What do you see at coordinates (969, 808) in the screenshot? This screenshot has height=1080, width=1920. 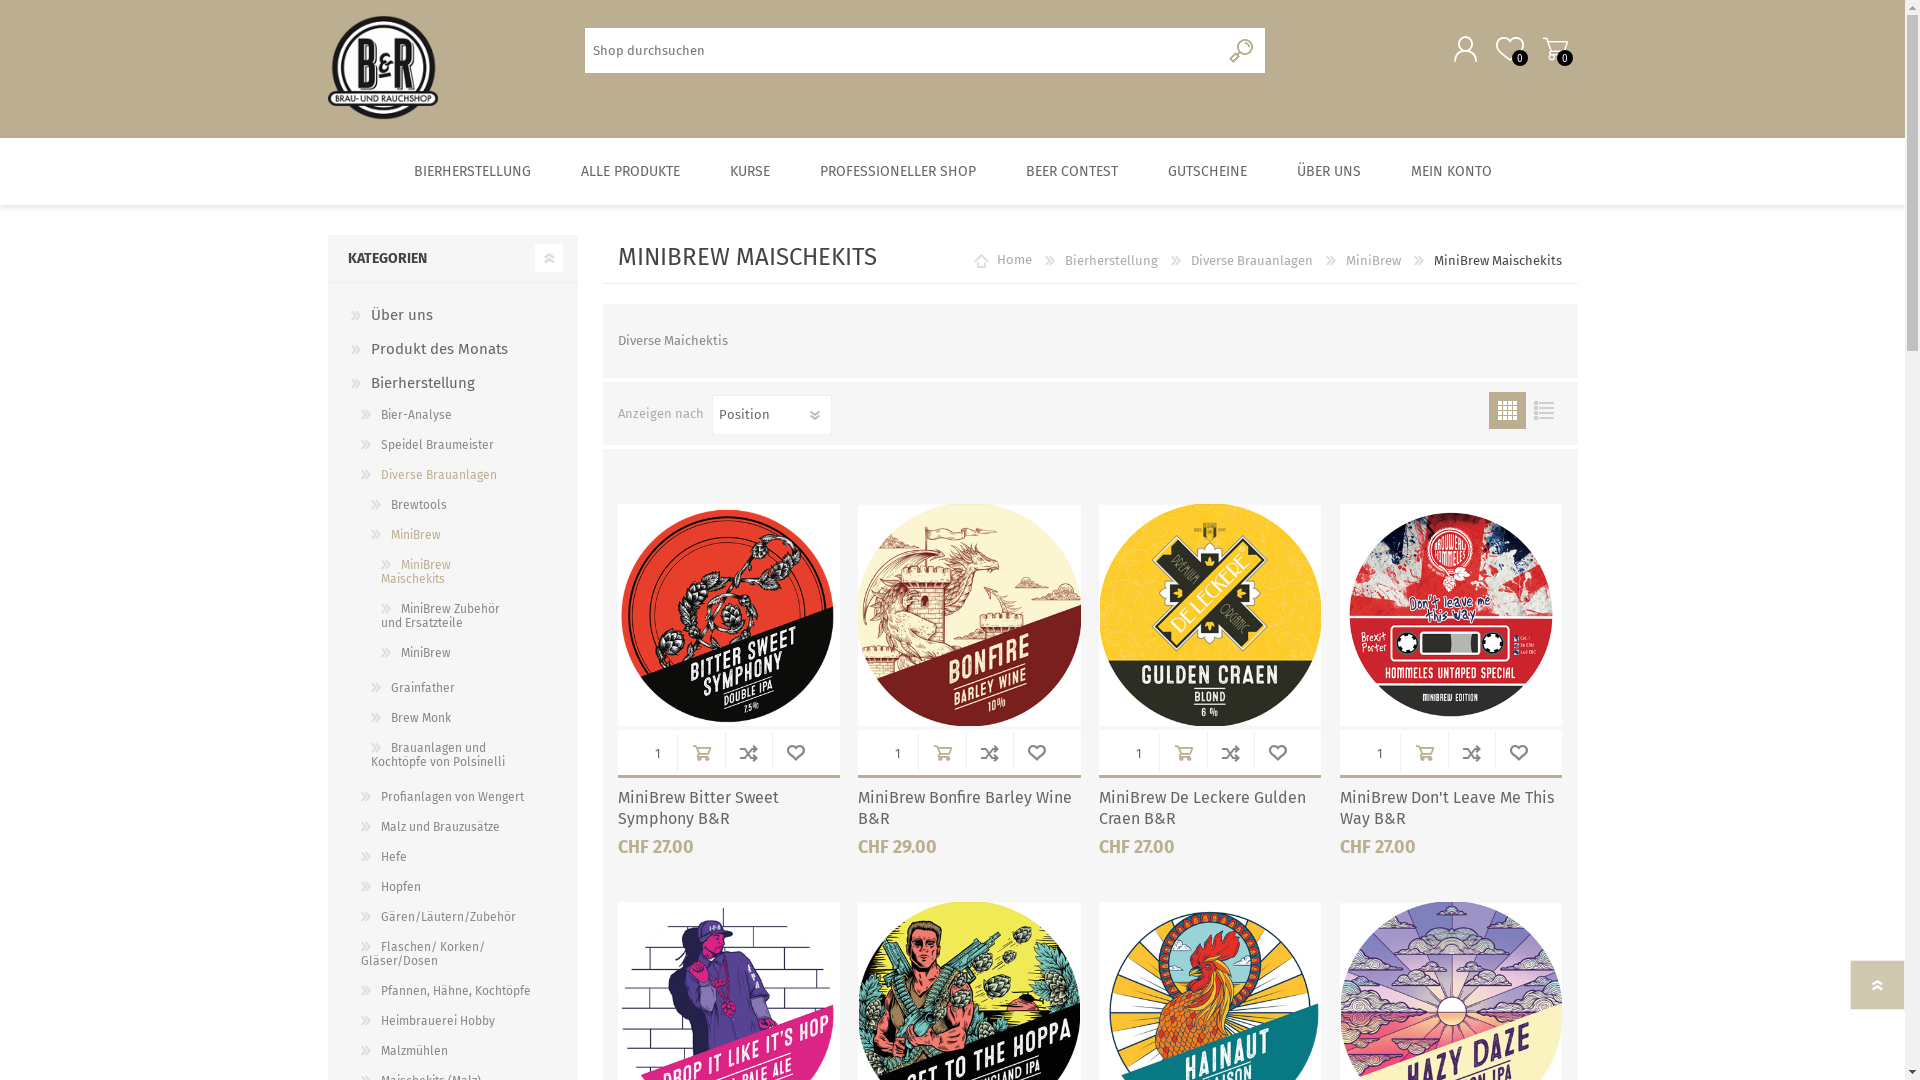 I see `'MiniBrew Bonfire Barley Wine B&R'` at bounding box center [969, 808].